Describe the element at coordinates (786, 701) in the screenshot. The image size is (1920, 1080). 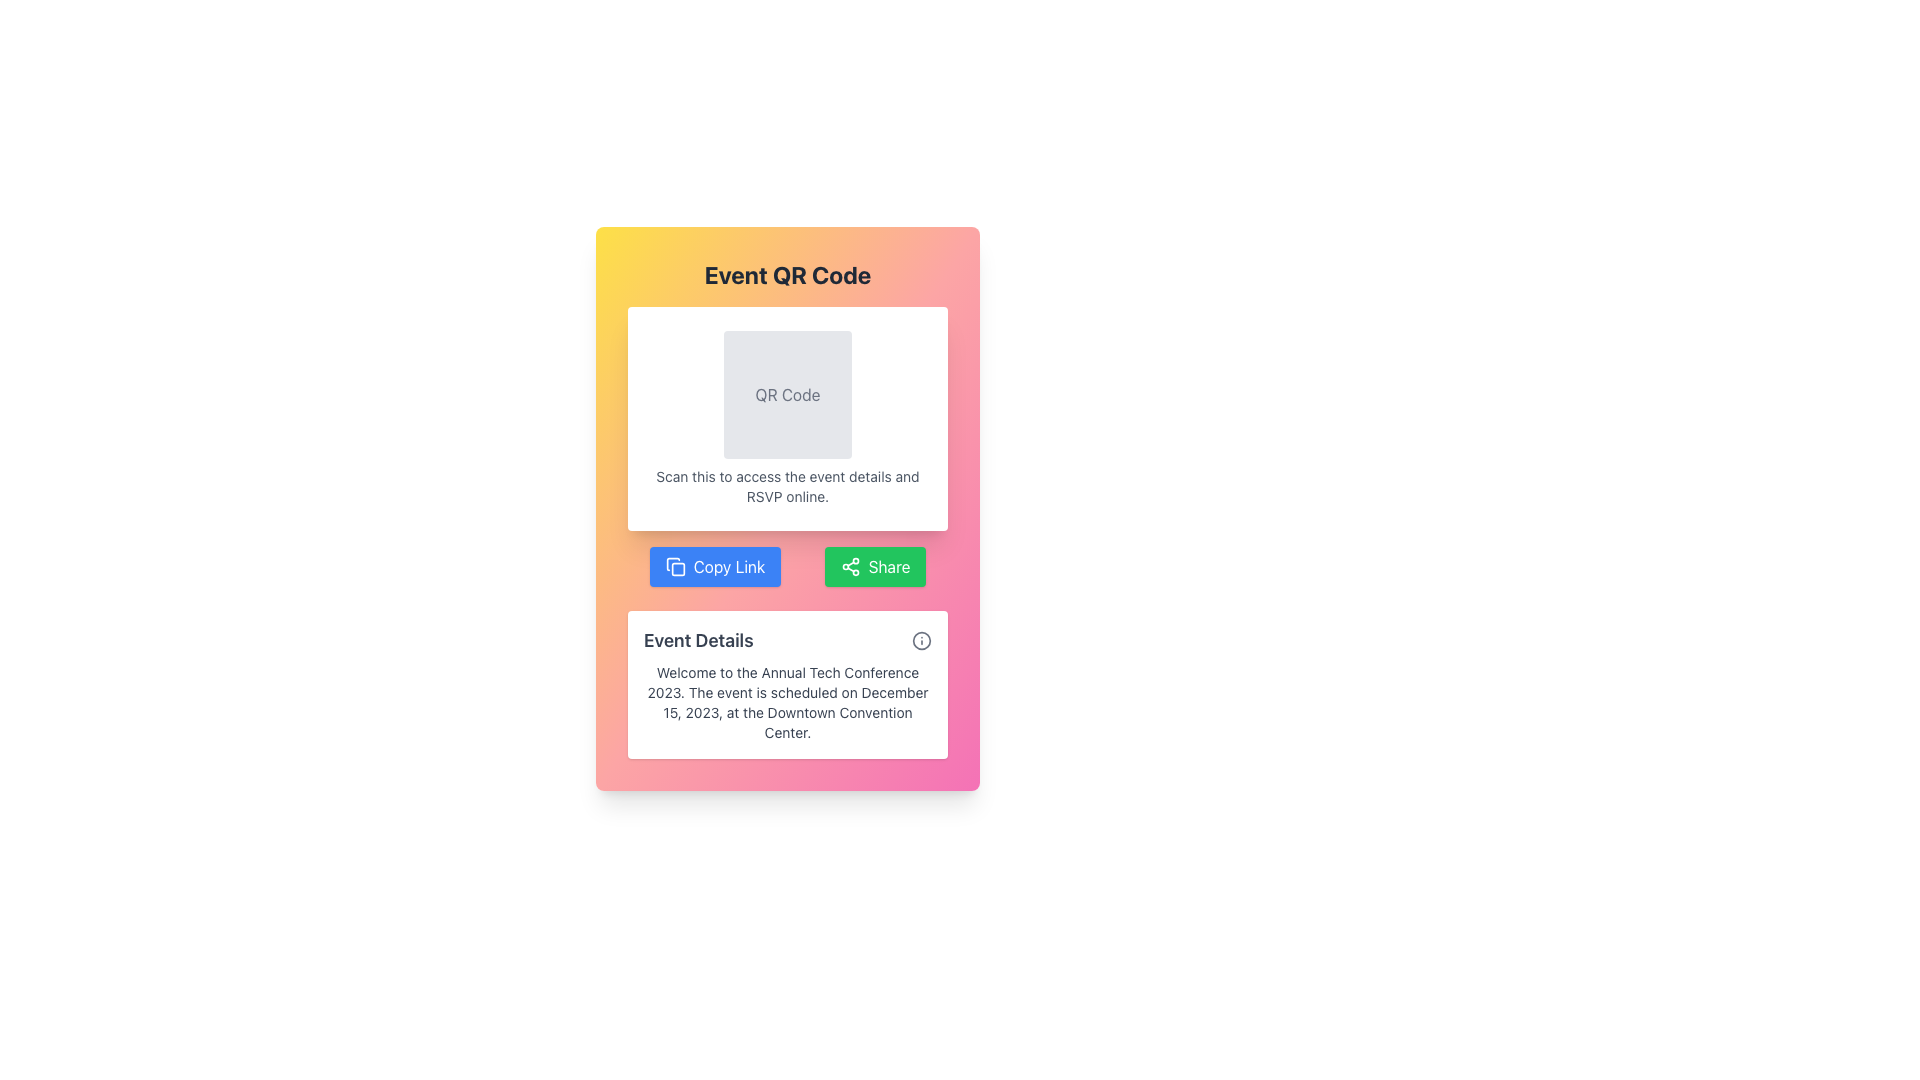
I see `the text block displaying 'Welcome to the Annual Tech Conference 2023' which is located within the 'Event Details' card, positioned underneath the event QR code and action buttons` at that location.